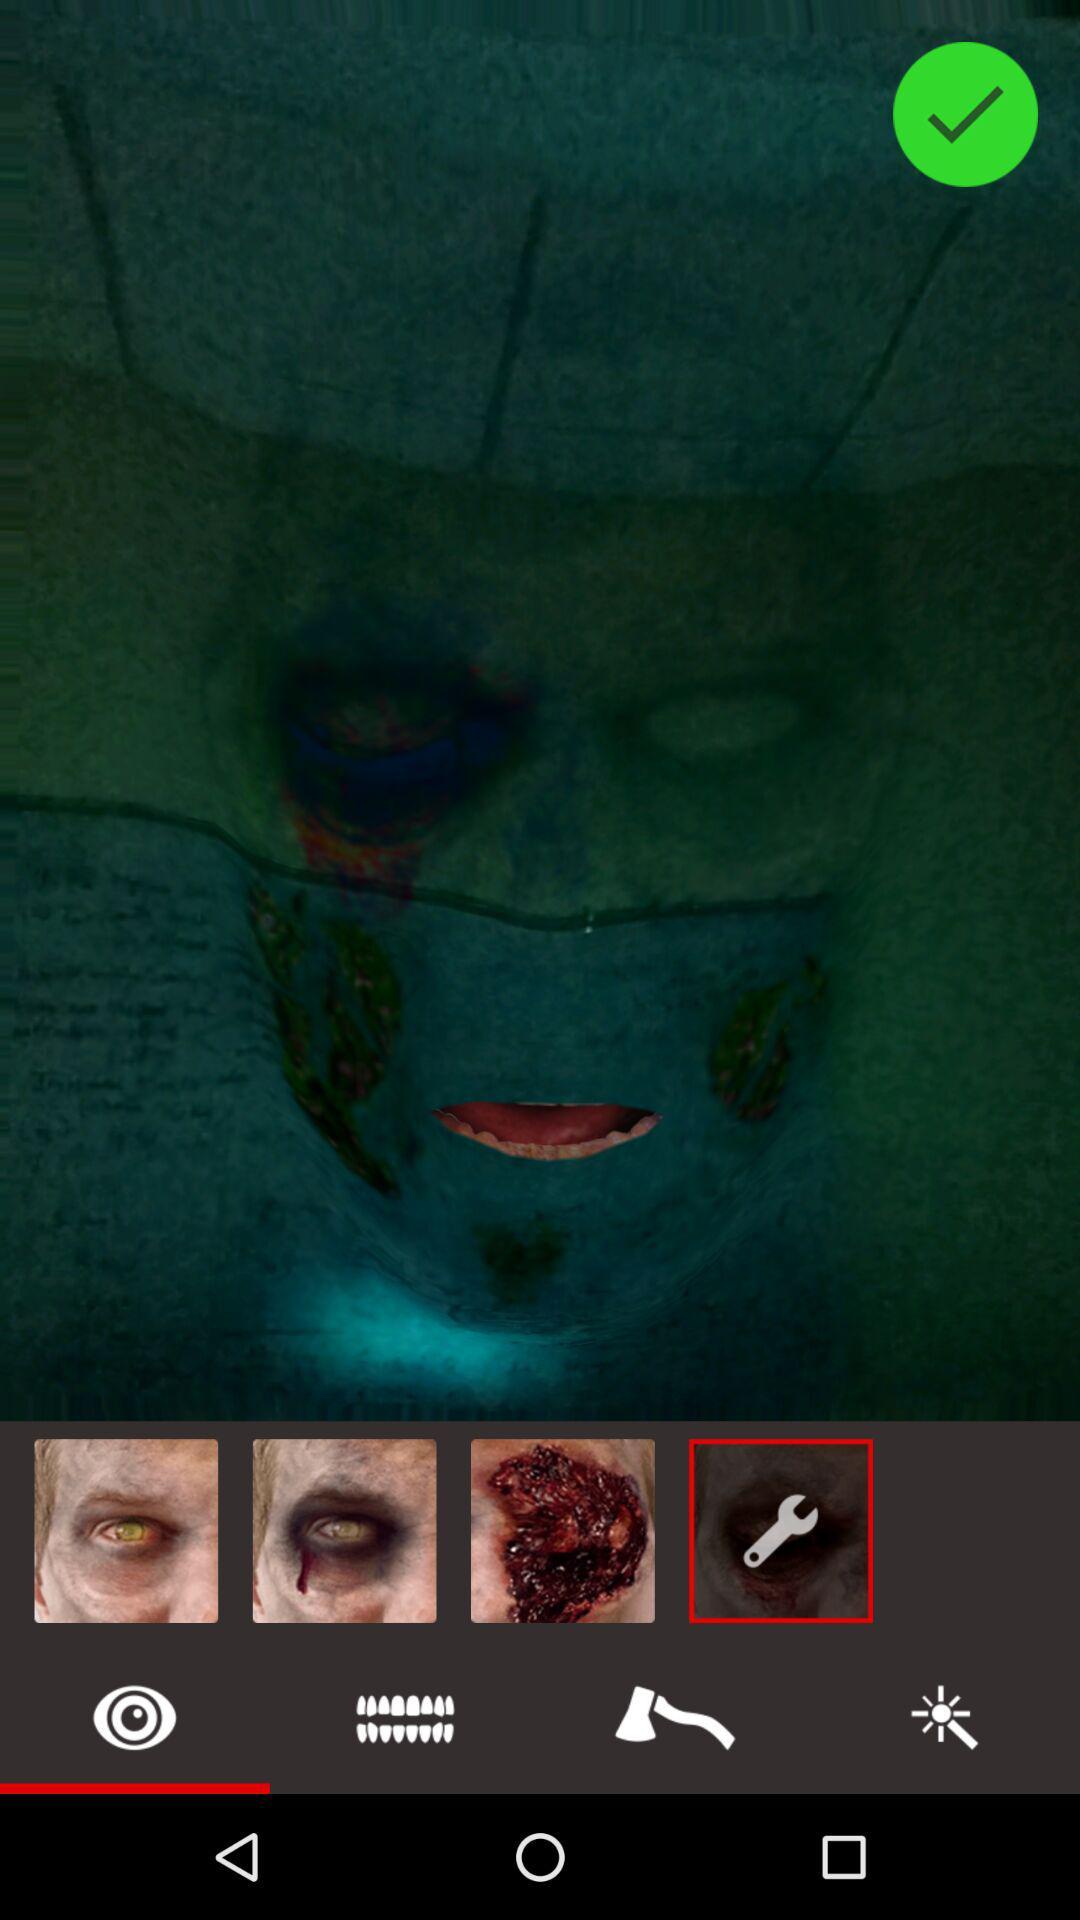  I want to click on modify teeth, so click(405, 1716).